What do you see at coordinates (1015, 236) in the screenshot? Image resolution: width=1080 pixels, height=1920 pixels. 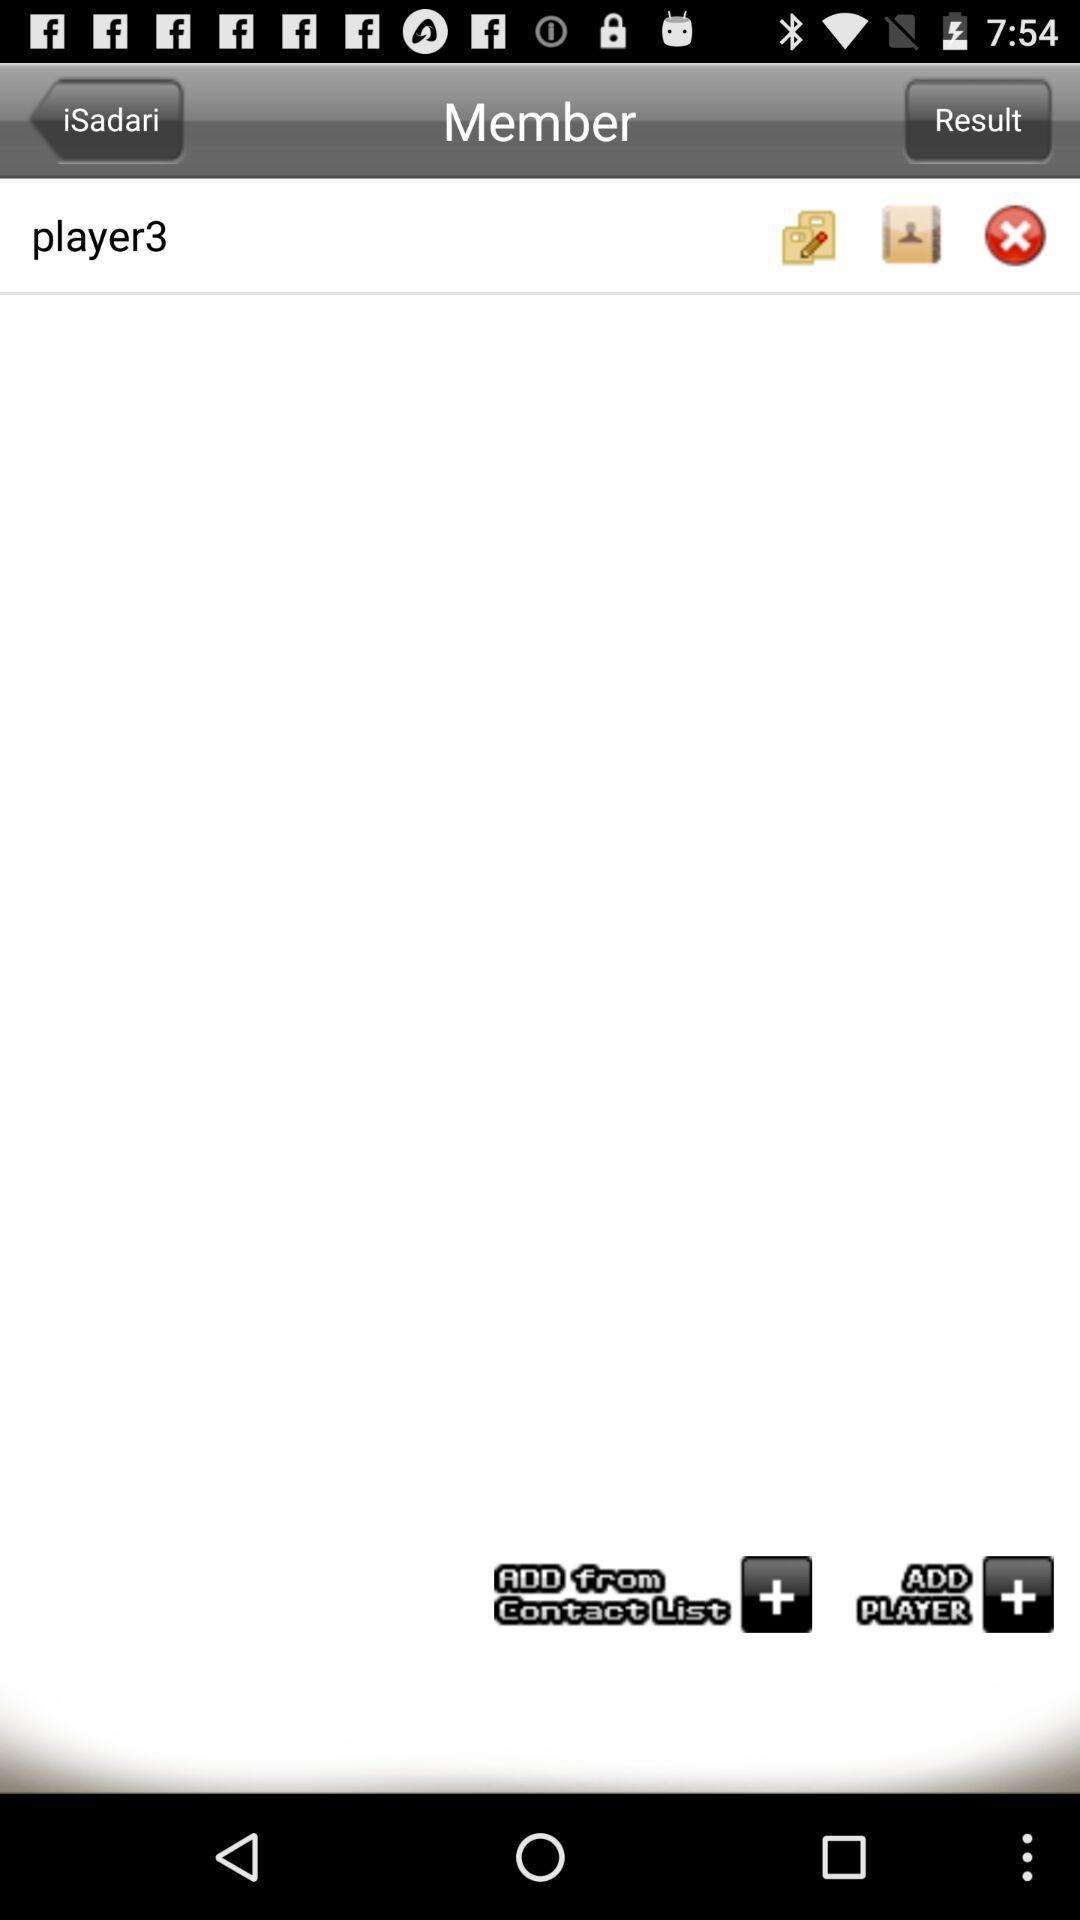 I see `remove item` at bounding box center [1015, 236].